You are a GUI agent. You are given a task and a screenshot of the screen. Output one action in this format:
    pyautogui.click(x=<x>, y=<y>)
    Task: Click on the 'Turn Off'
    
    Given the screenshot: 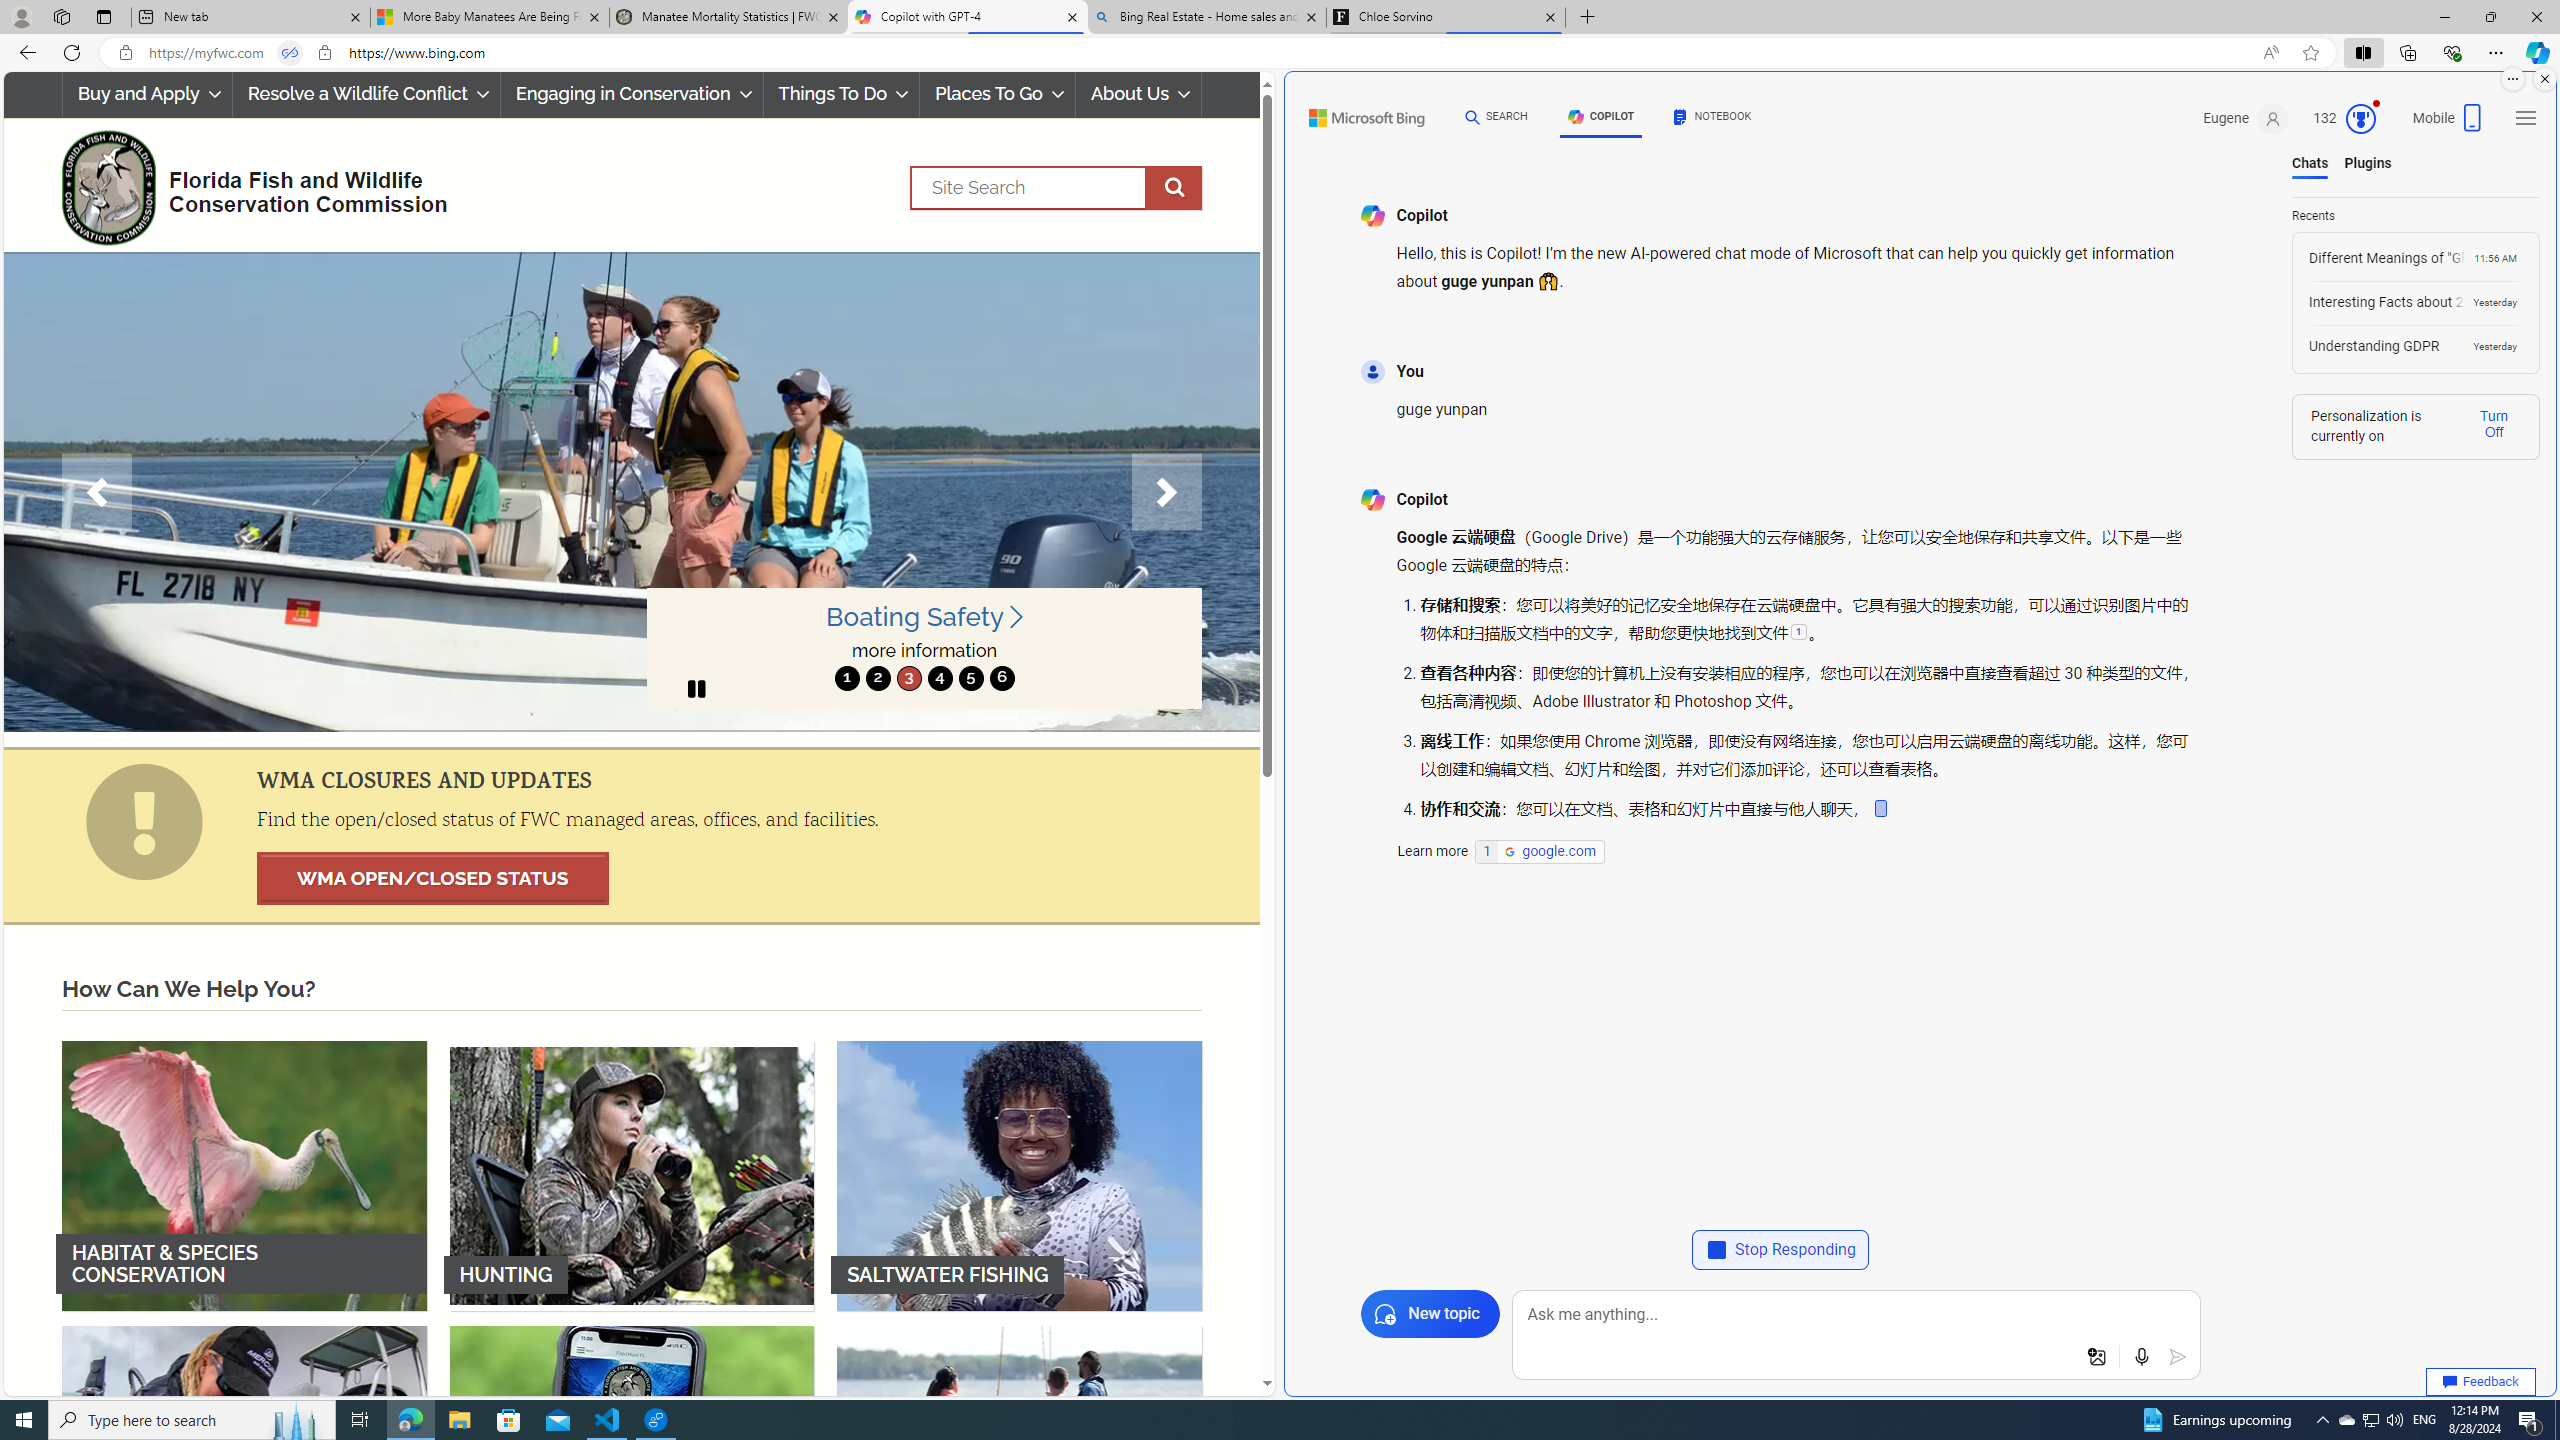 What is the action you would take?
    pyautogui.click(x=2492, y=424)
    